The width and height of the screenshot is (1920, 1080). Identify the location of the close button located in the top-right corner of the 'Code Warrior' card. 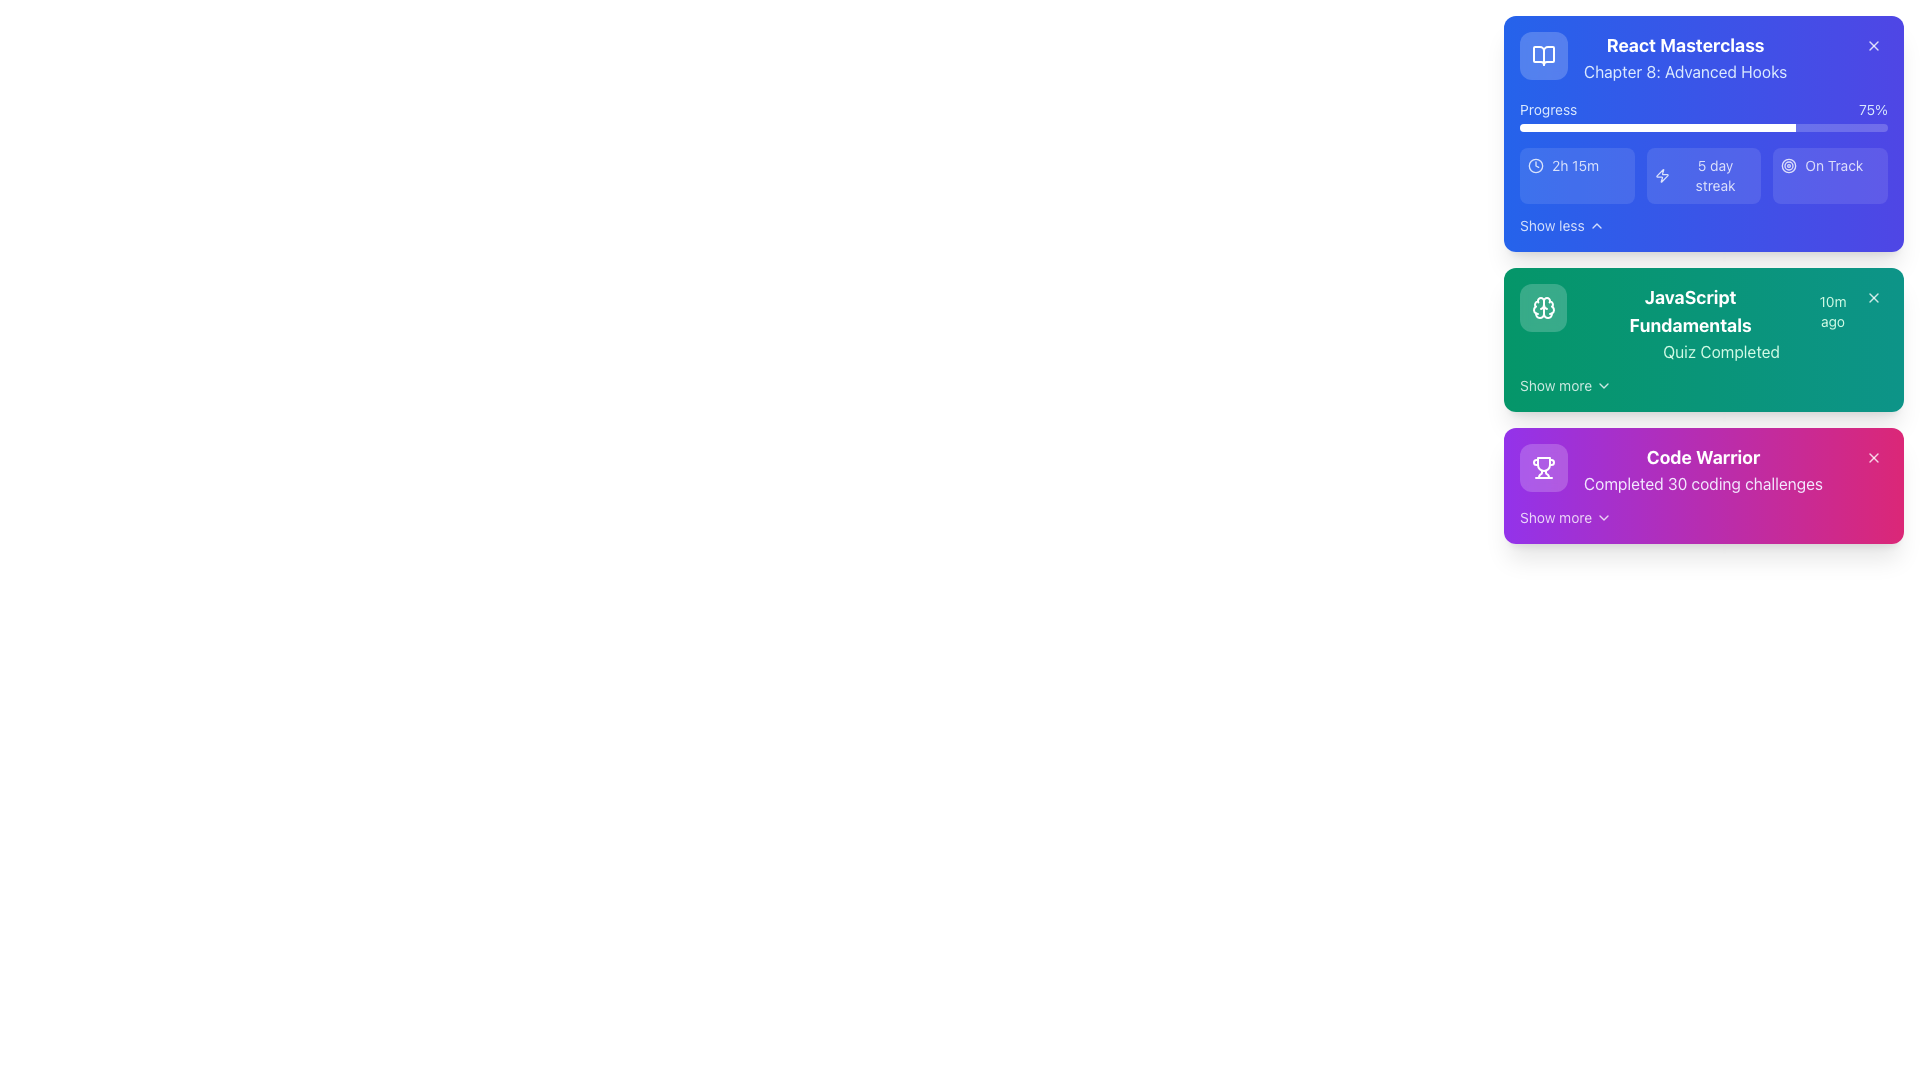
(1872, 458).